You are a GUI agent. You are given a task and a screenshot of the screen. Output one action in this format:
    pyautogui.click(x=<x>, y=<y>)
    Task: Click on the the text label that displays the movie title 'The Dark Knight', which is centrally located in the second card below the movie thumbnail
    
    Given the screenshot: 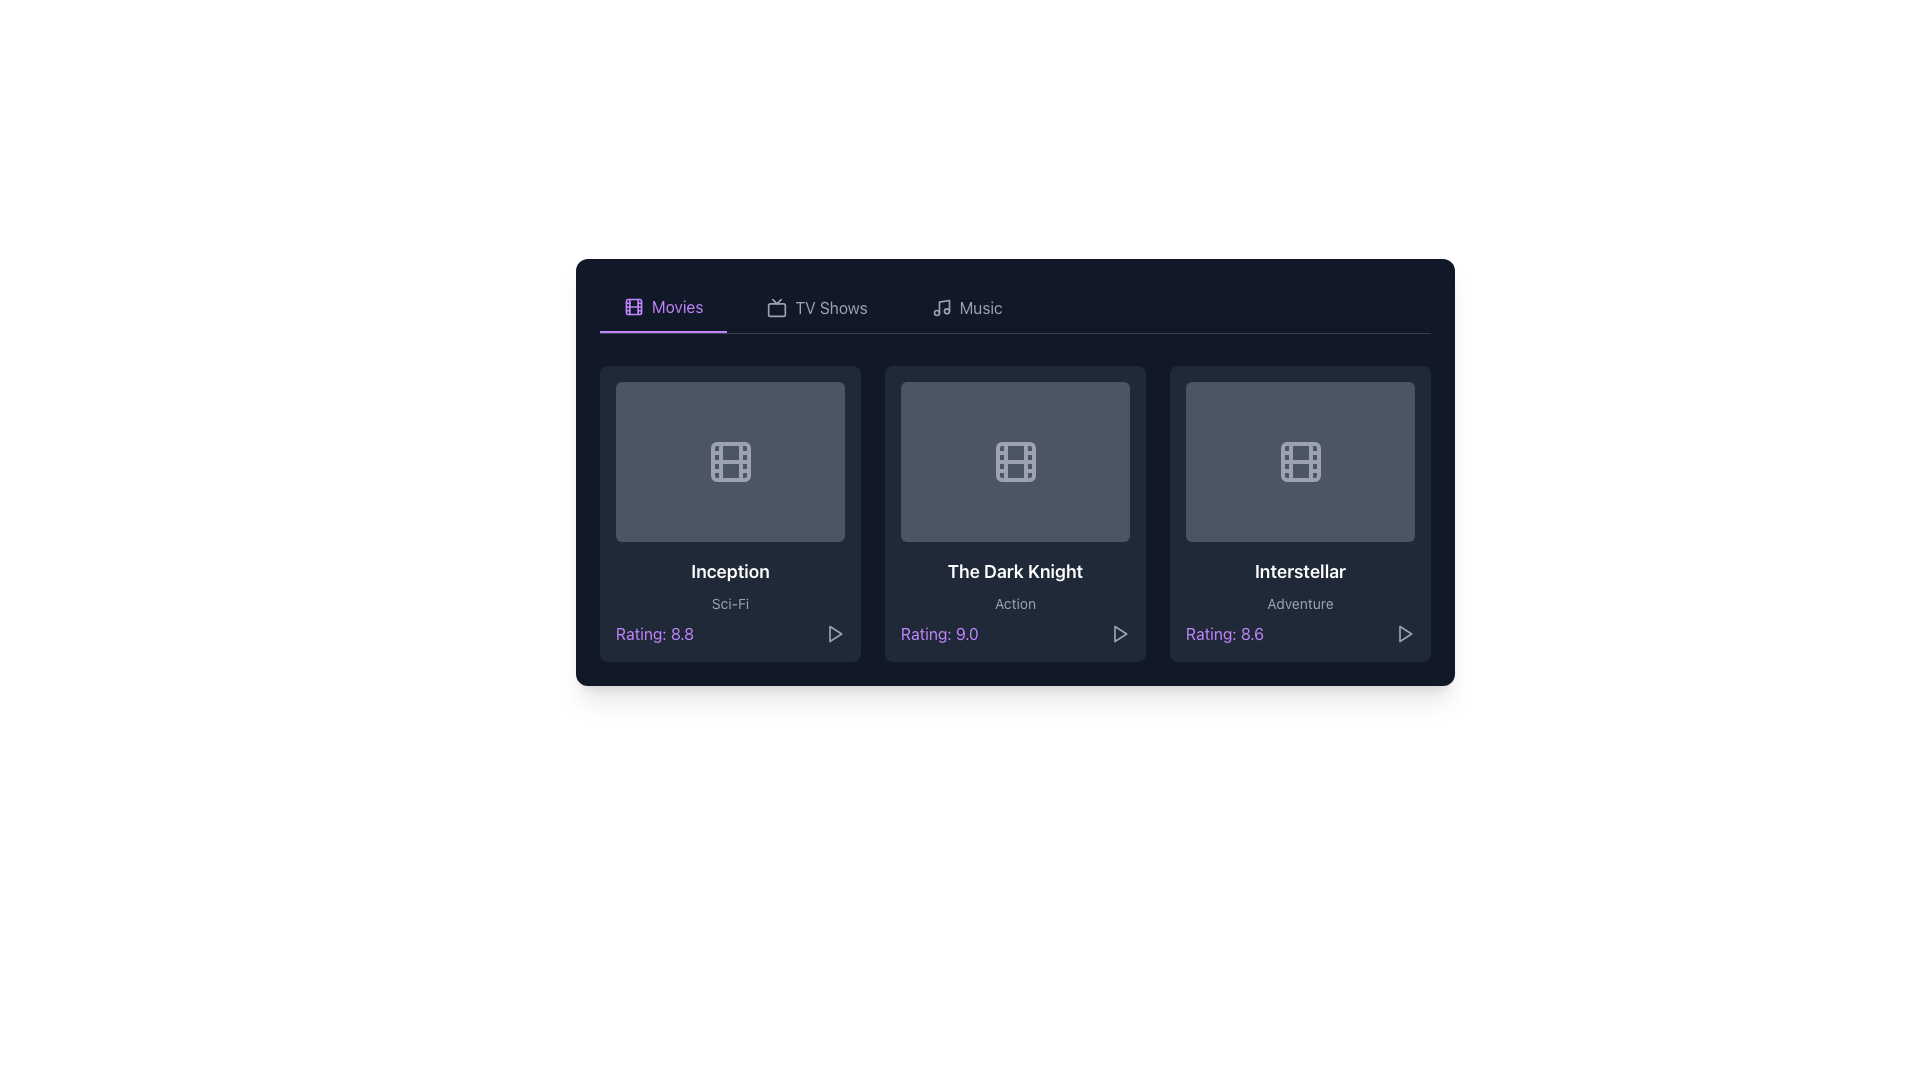 What is the action you would take?
    pyautogui.click(x=1015, y=571)
    